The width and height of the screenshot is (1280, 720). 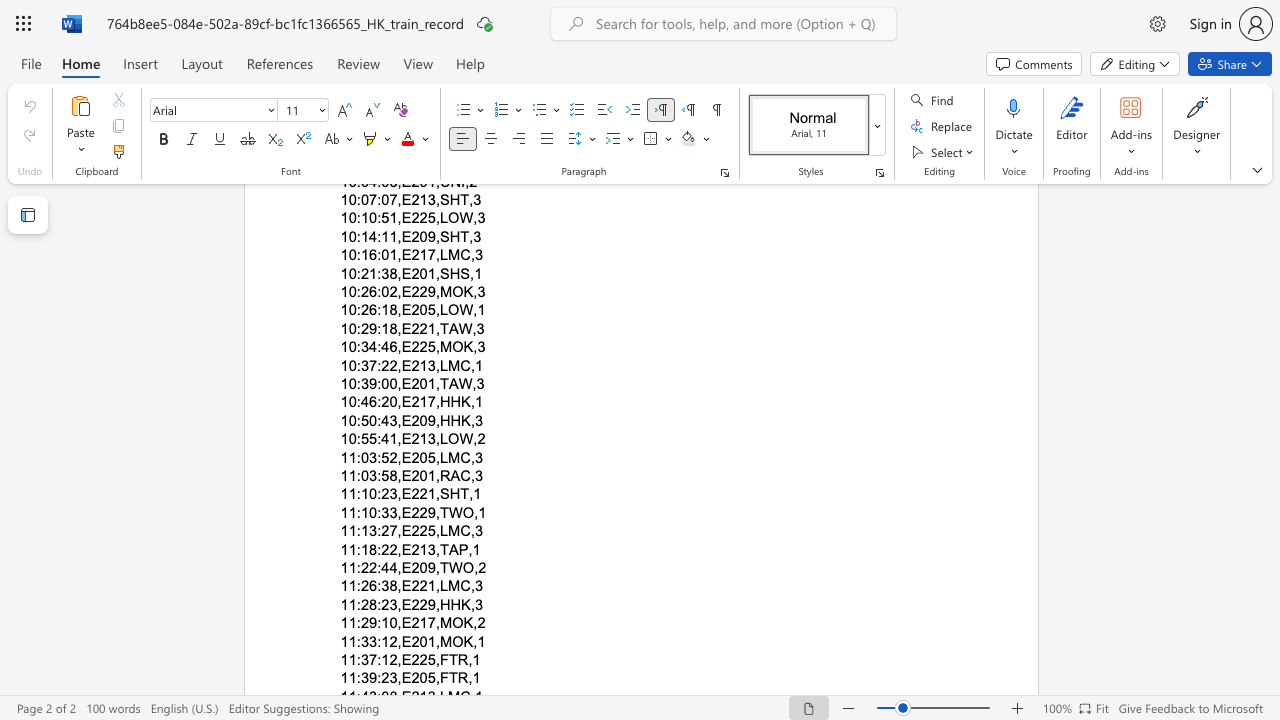 What do you see at coordinates (389, 677) in the screenshot?
I see `the subset text "3,E20" within the text "11:39:23,E205,FTR,1"` at bounding box center [389, 677].